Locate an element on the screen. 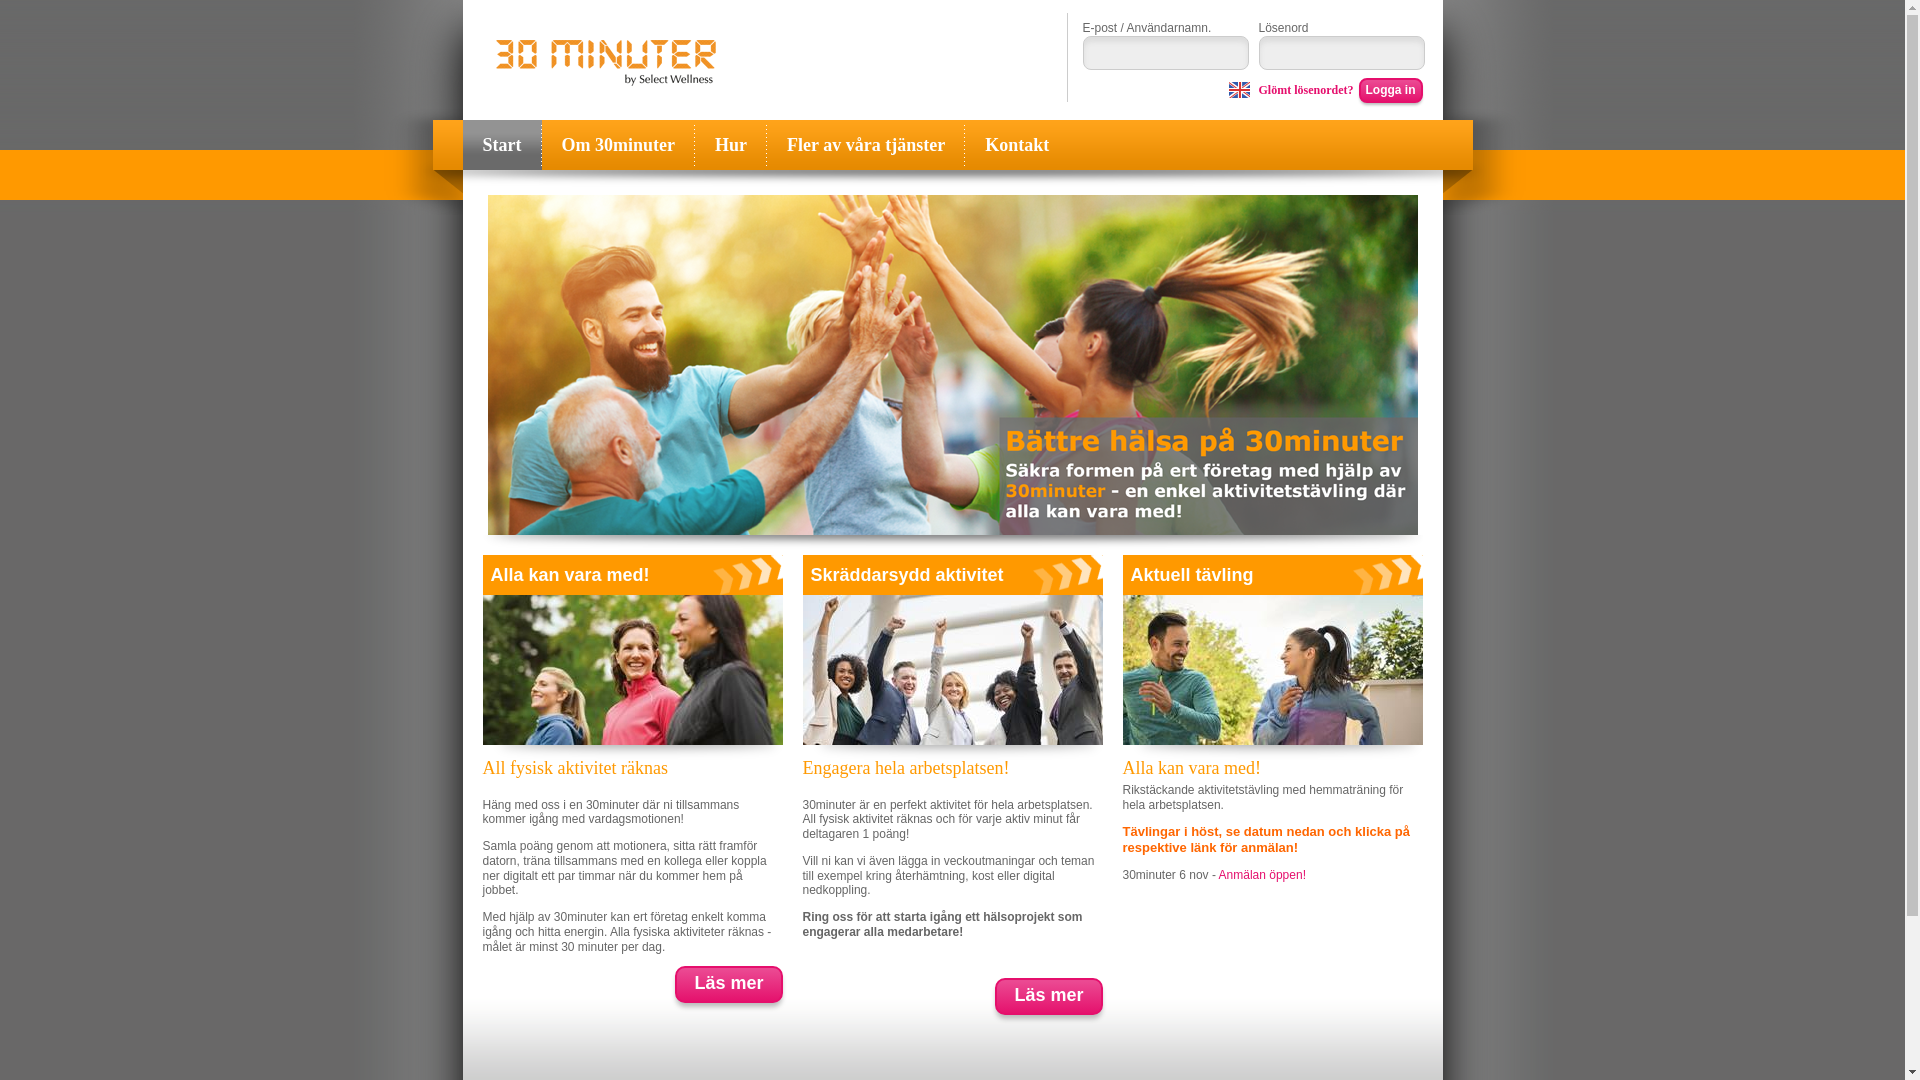 This screenshot has width=1920, height=1080. 'Change language' is located at coordinates (1227, 87).